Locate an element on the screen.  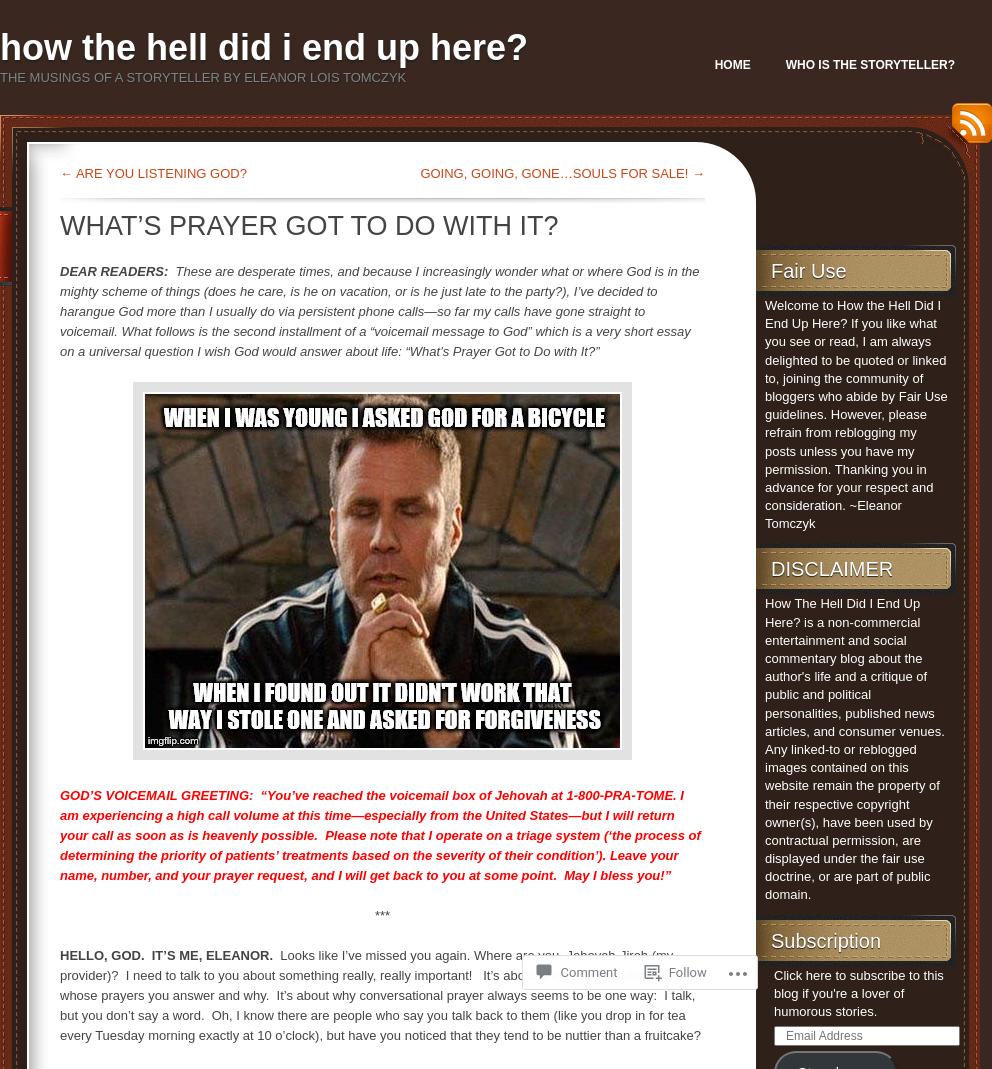
'Comment' is located at coordinates (559, 972).